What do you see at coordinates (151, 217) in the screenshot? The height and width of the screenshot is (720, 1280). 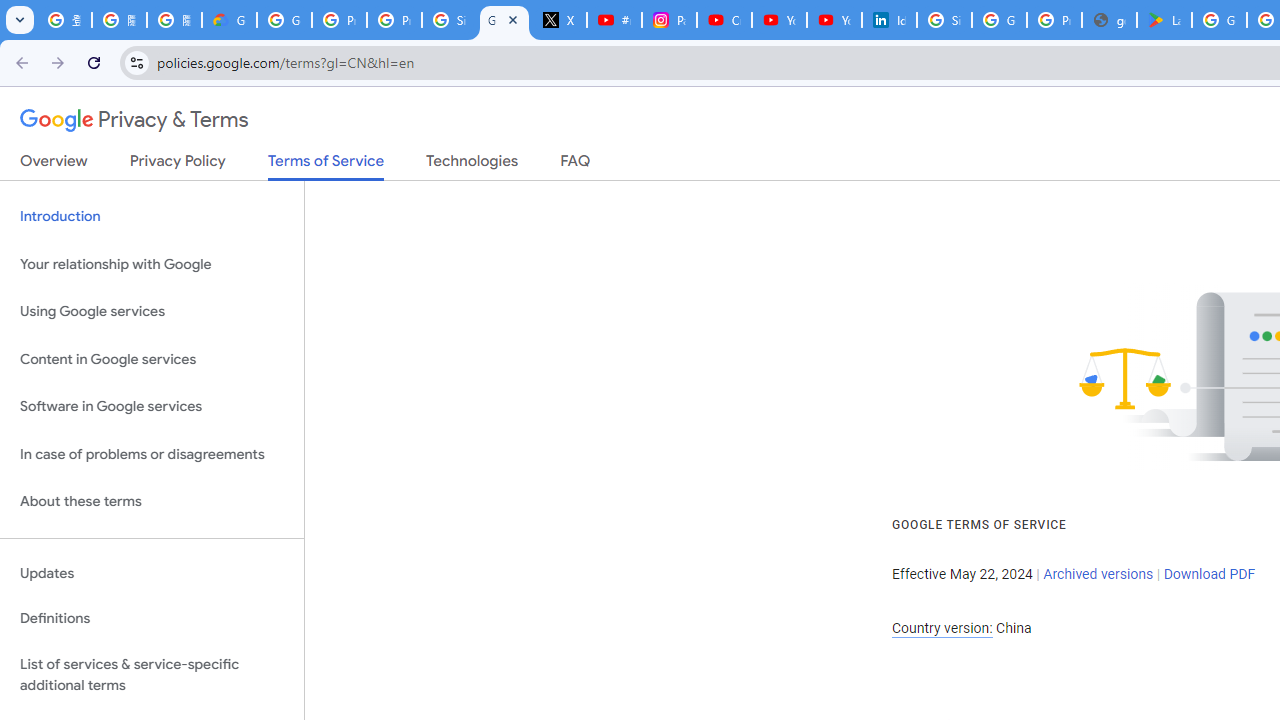 I see `'Introduction'` at bounding box center [151, 217].